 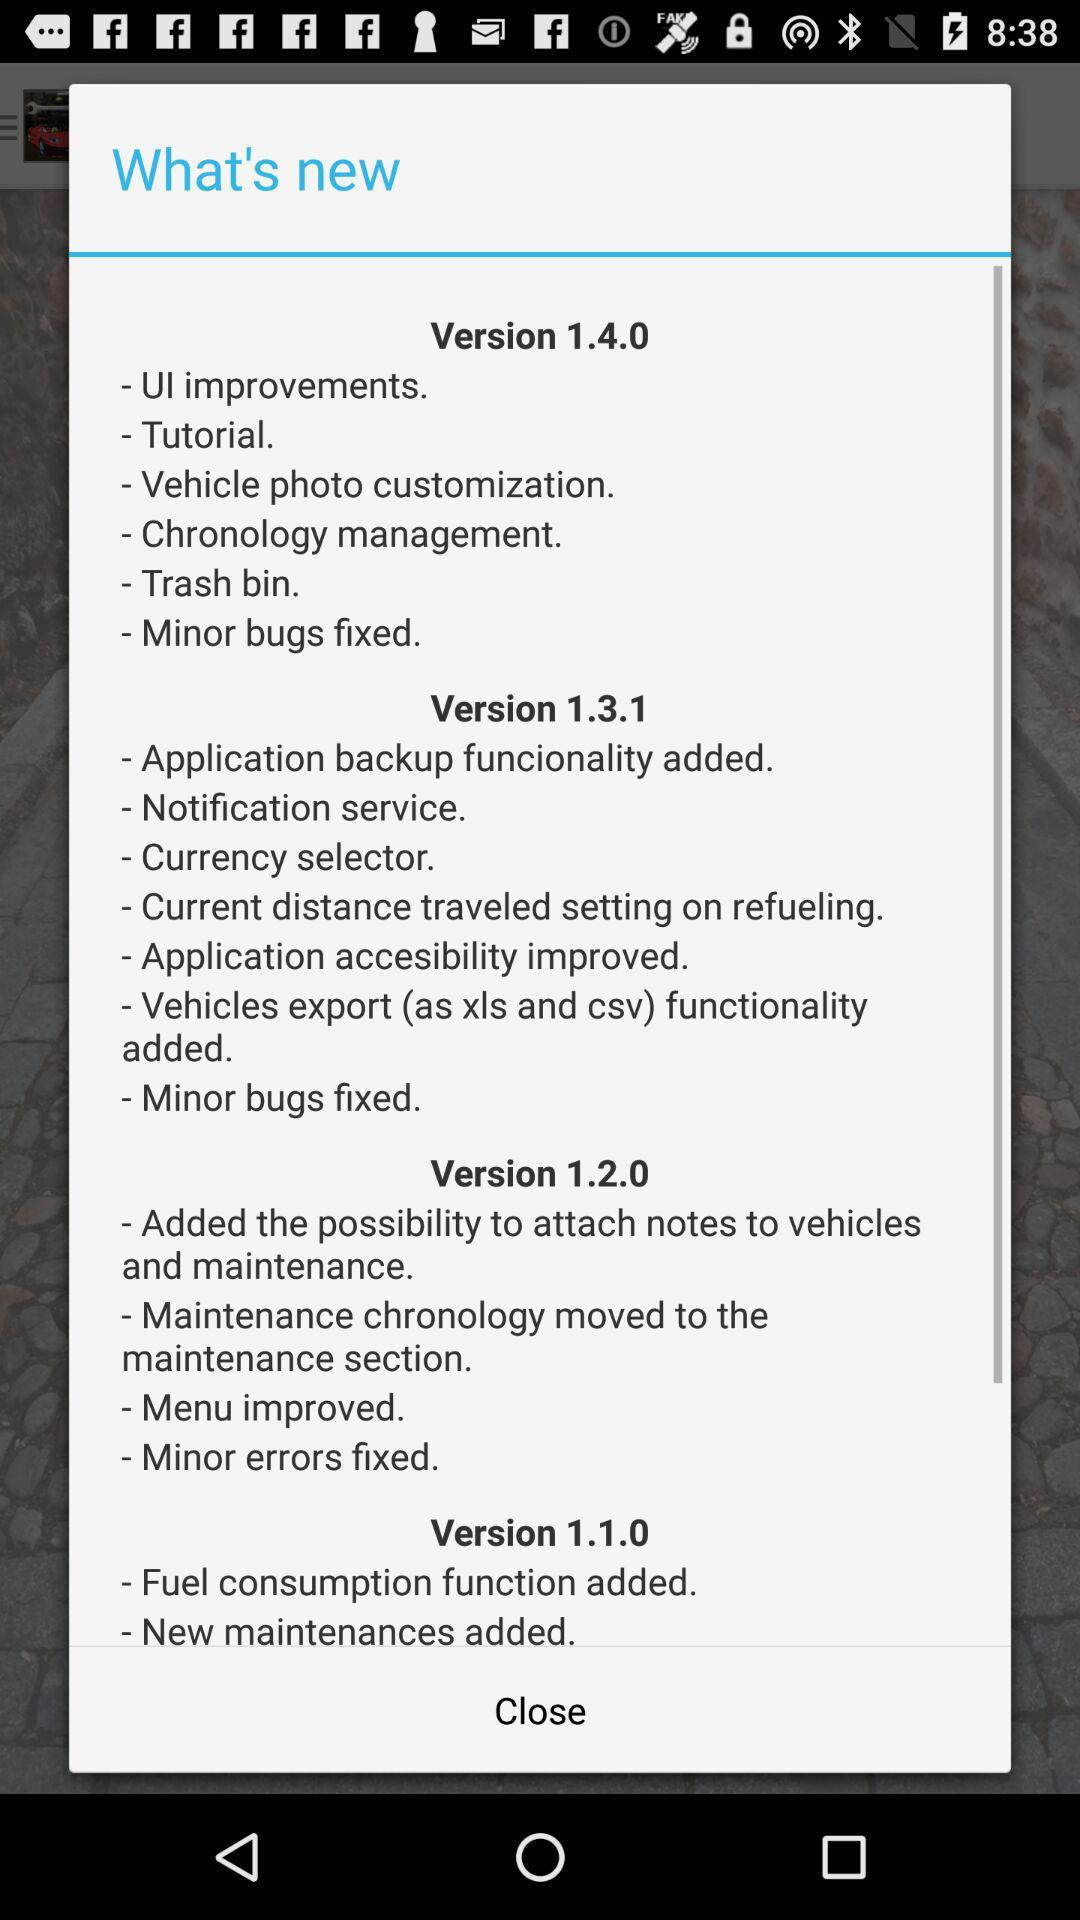 What do you see at coordinates (540, 1708) in the screenshot?
I see `the app below - new maintenances added. item` at bounding box center [540, 1708].